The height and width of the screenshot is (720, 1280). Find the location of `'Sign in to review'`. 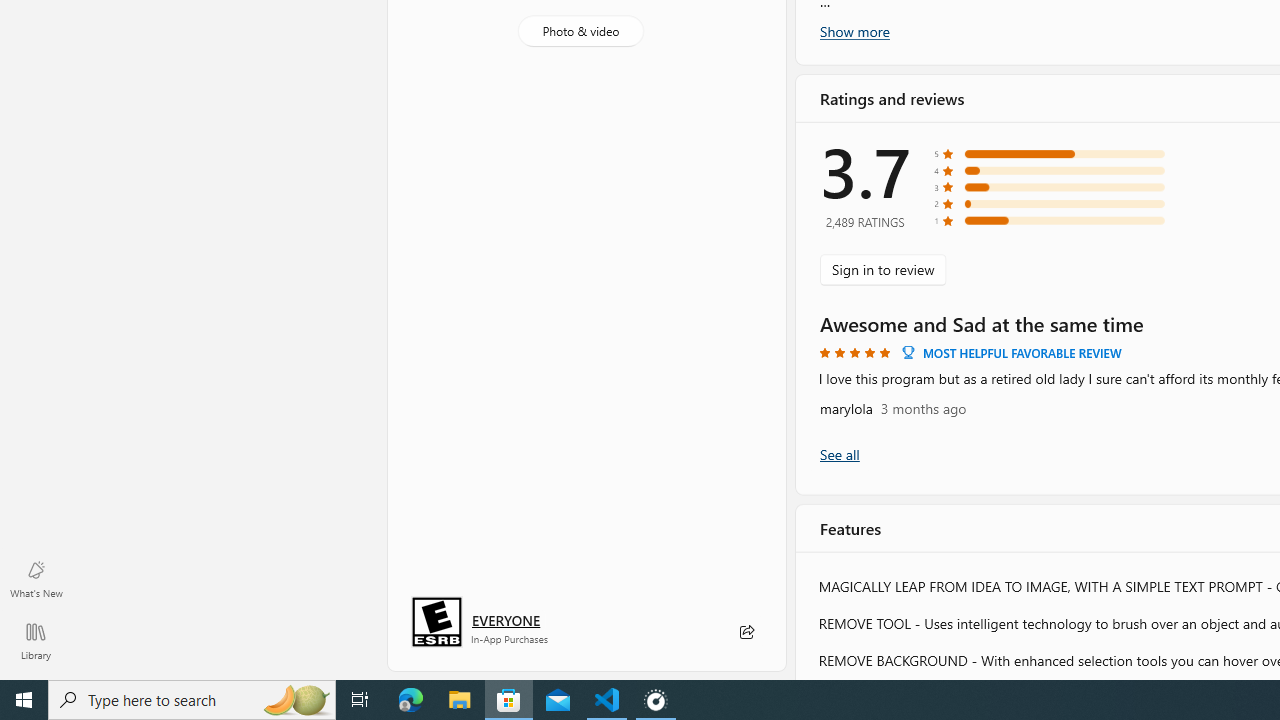

'Sign in to review' is located at coordinates (882, 268).